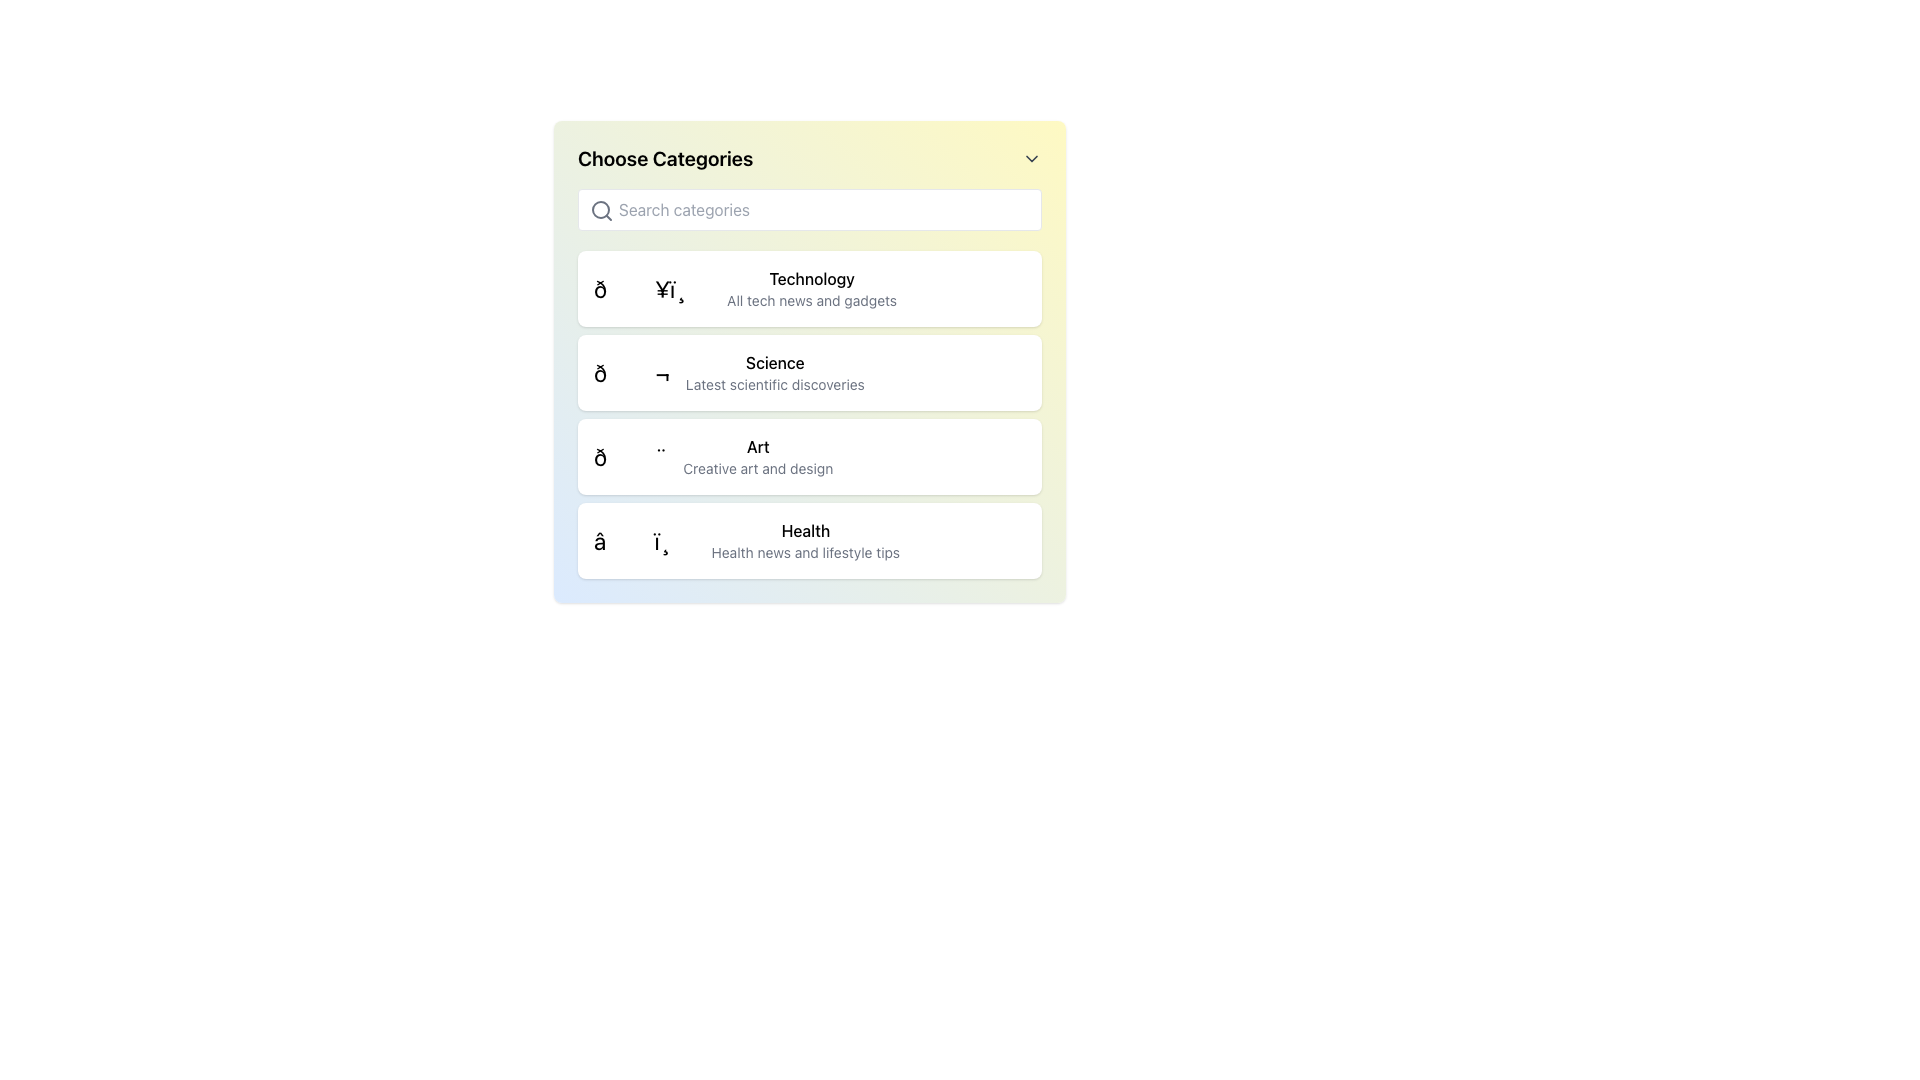 This screenshot has height=1080, width=1920. What do you see at coordinates (812, 300) in the screenshot?
I see `the text label that reads 'All tech news and gadgets', which is styled with a smaller font size and lighter gray color, positioned beneath the bold 'Technology' text in the vertical list` at bounding box center [812, 300].